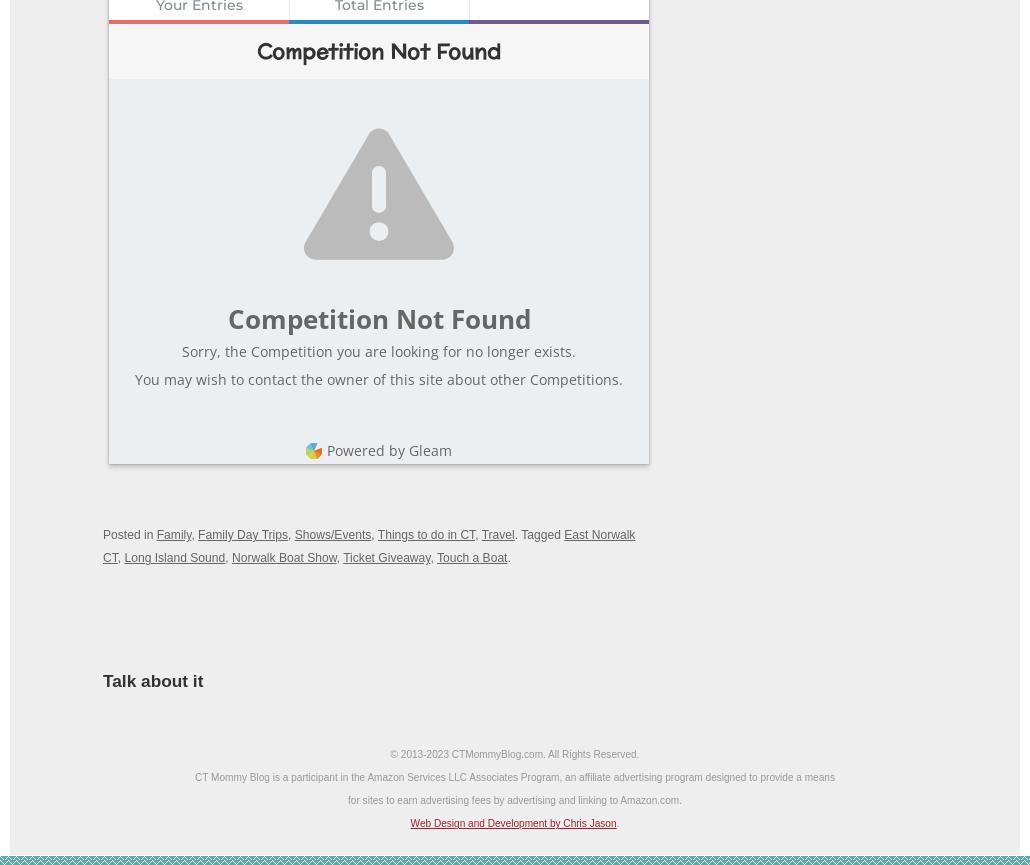  What do you see at coordinates (326, 448) in the screenshot?
I see `'Powered by Gleam'` at bounding box center [326, 448].